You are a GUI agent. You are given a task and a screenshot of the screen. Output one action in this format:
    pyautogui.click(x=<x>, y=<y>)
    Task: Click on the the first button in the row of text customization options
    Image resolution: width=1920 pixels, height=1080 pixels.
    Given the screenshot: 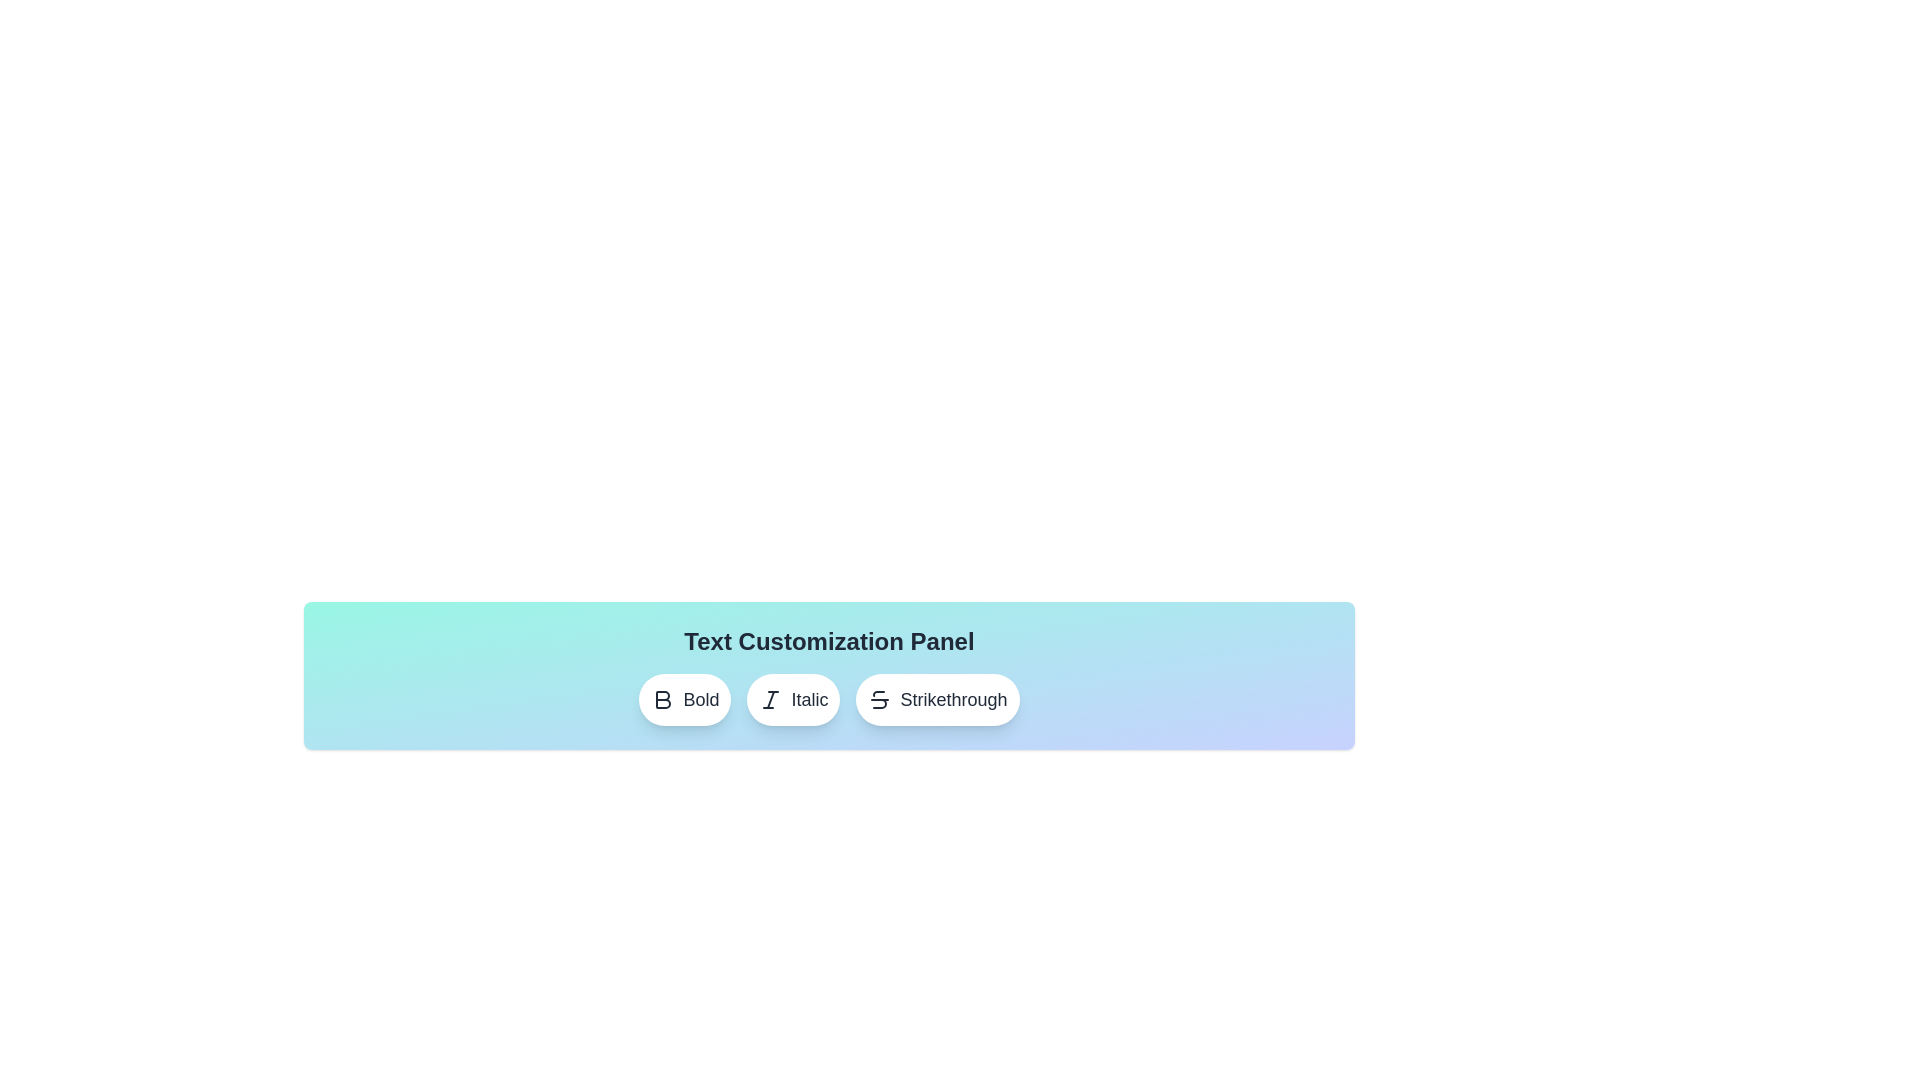 What is the action you would take?
    pyautogui.click(x=685, y=698)
    